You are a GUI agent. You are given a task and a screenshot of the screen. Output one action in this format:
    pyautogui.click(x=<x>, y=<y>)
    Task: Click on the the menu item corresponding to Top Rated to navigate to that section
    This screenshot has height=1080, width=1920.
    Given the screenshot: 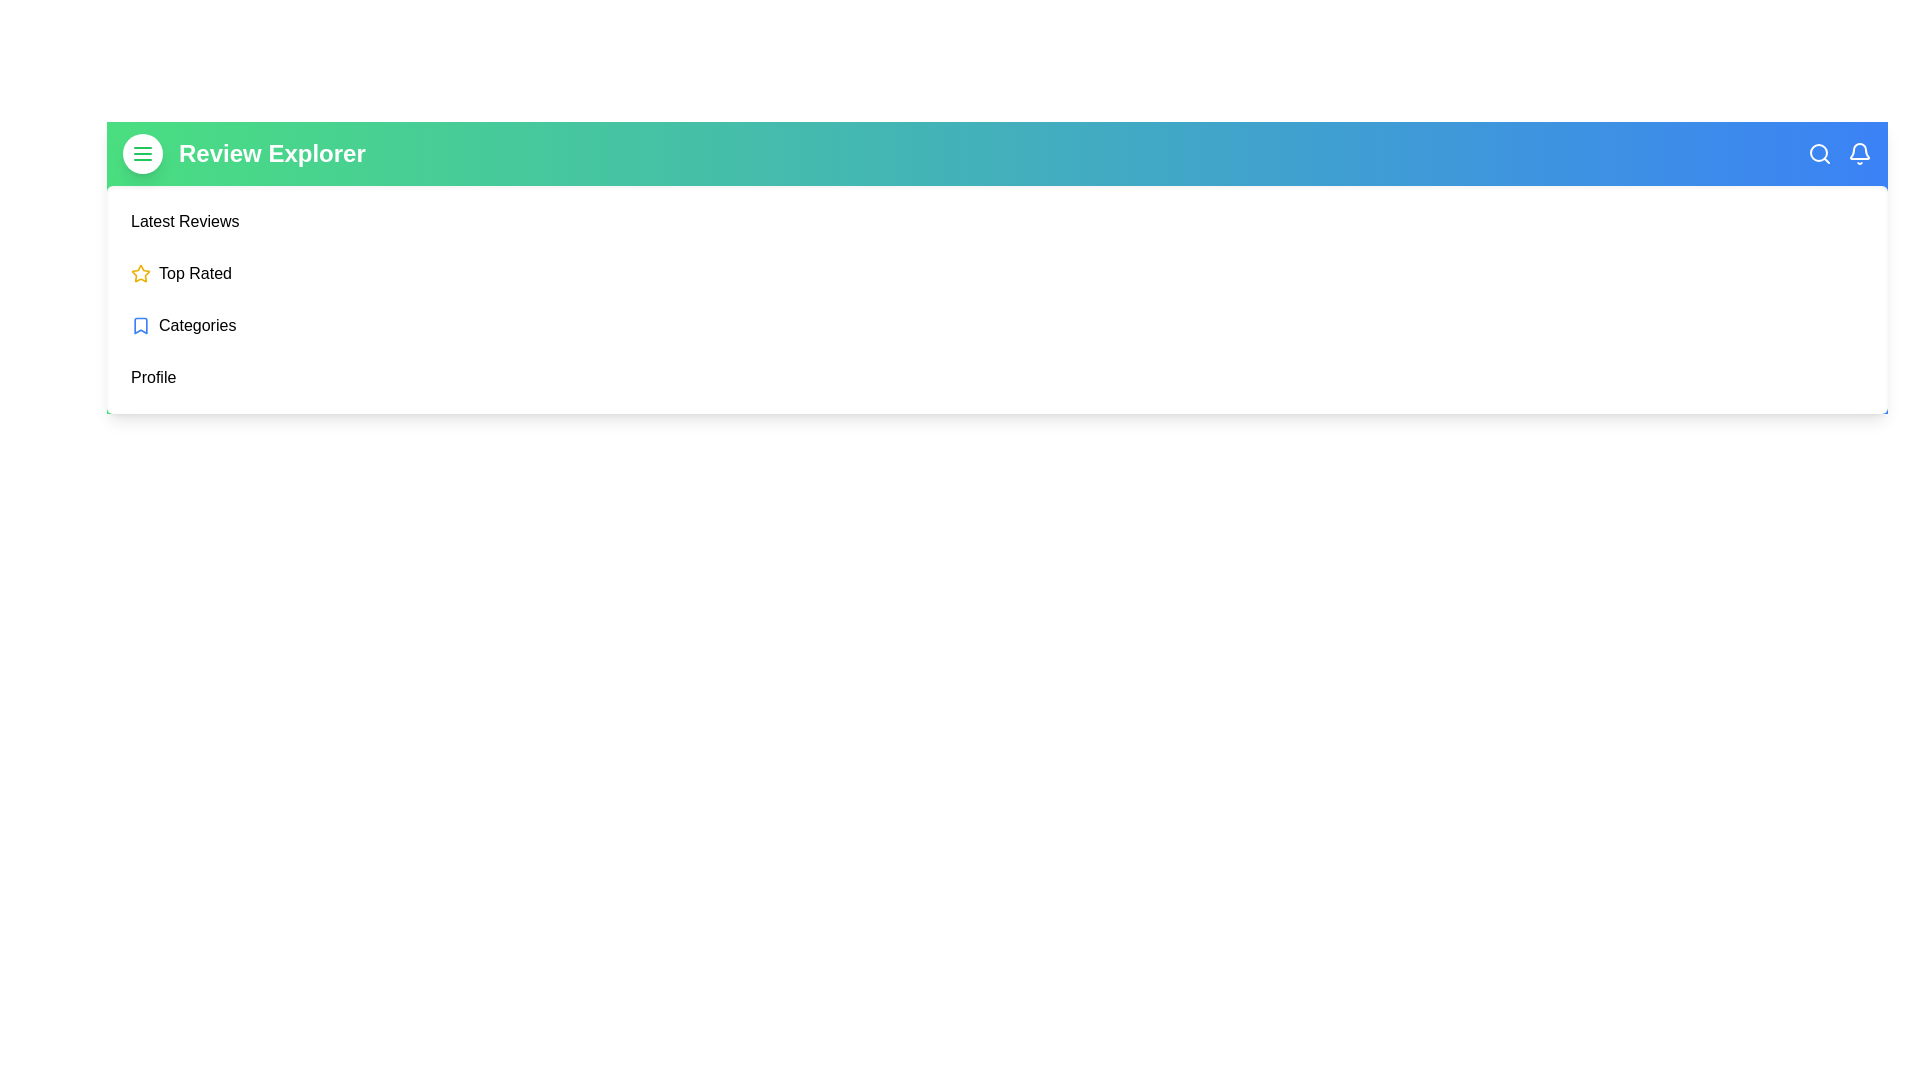 What is the action you would take?
    pyautogui.click(x=195, y=273)
    